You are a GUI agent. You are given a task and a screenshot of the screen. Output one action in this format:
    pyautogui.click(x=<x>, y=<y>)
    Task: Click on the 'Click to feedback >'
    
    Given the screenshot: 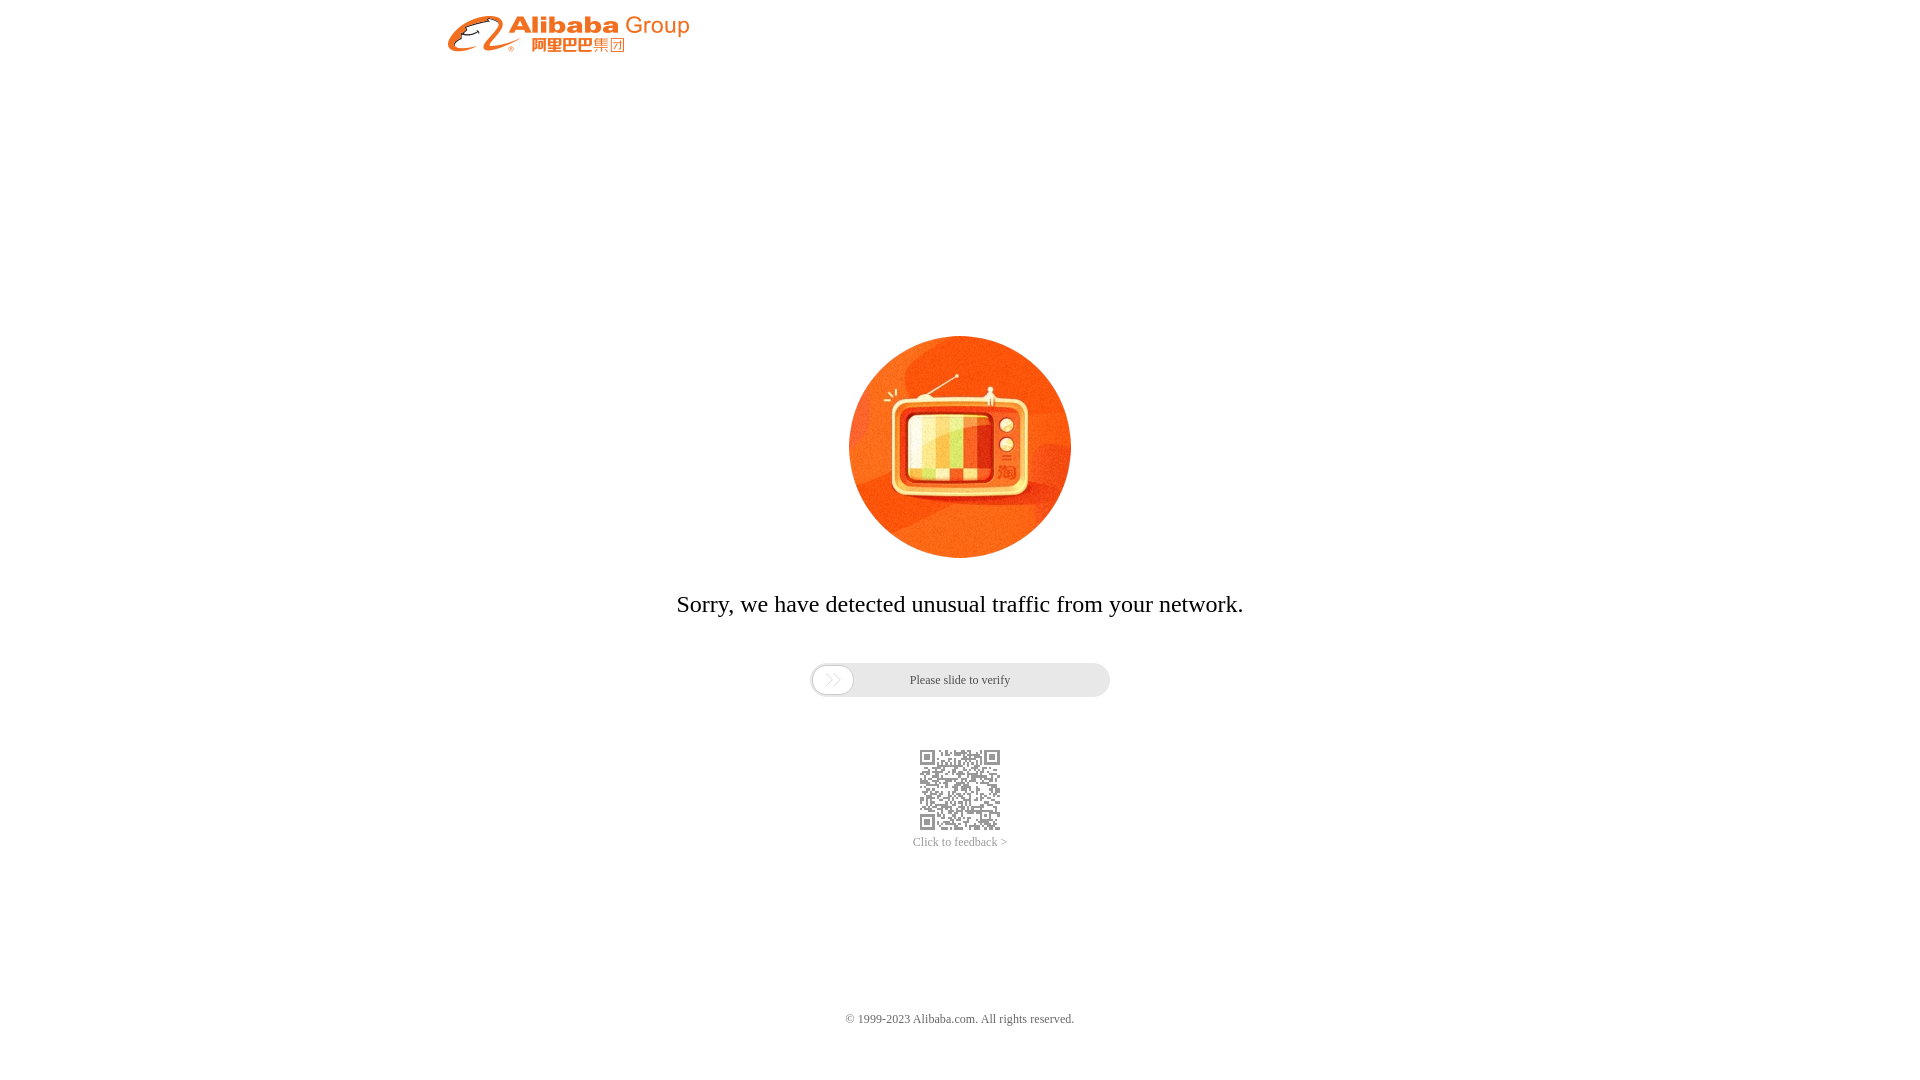 What is the action you would take?
    pyautogui.click(x=960, y=842)
    